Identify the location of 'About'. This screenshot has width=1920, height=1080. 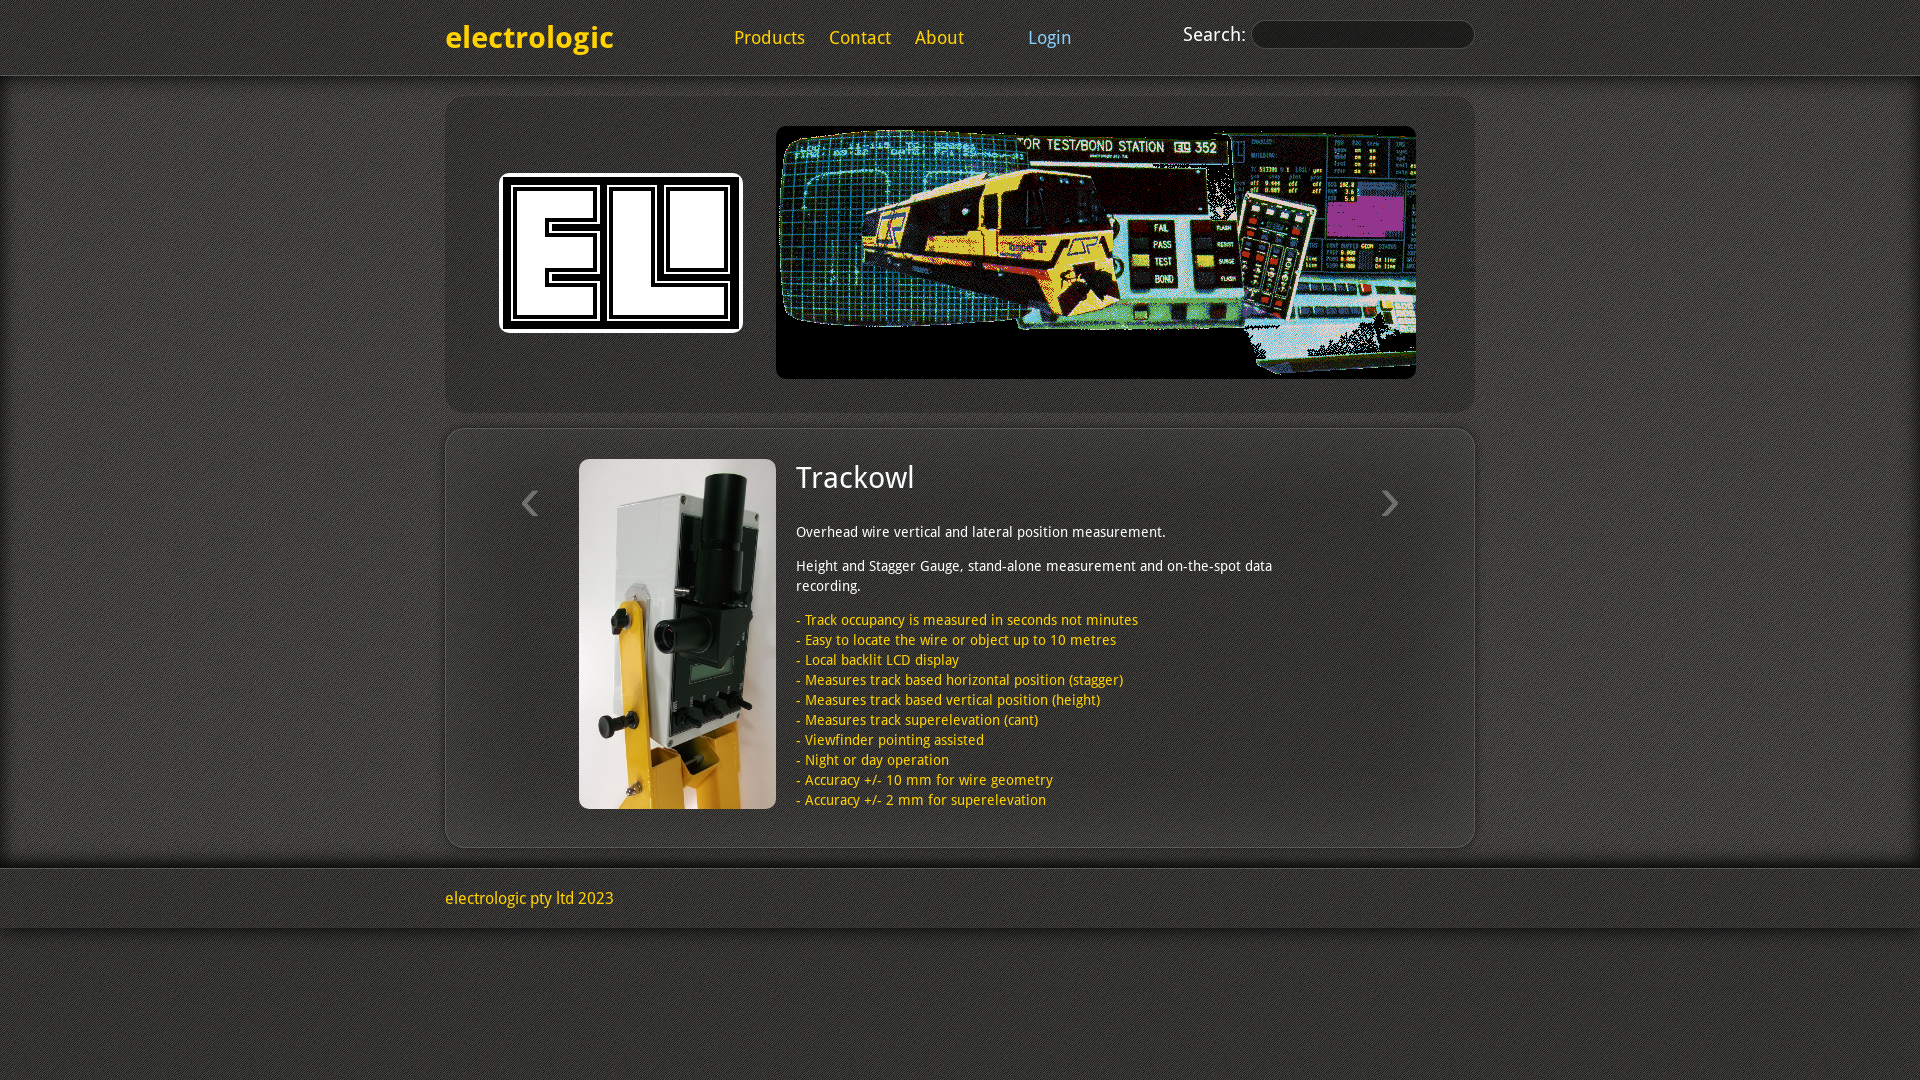
(938, 37).